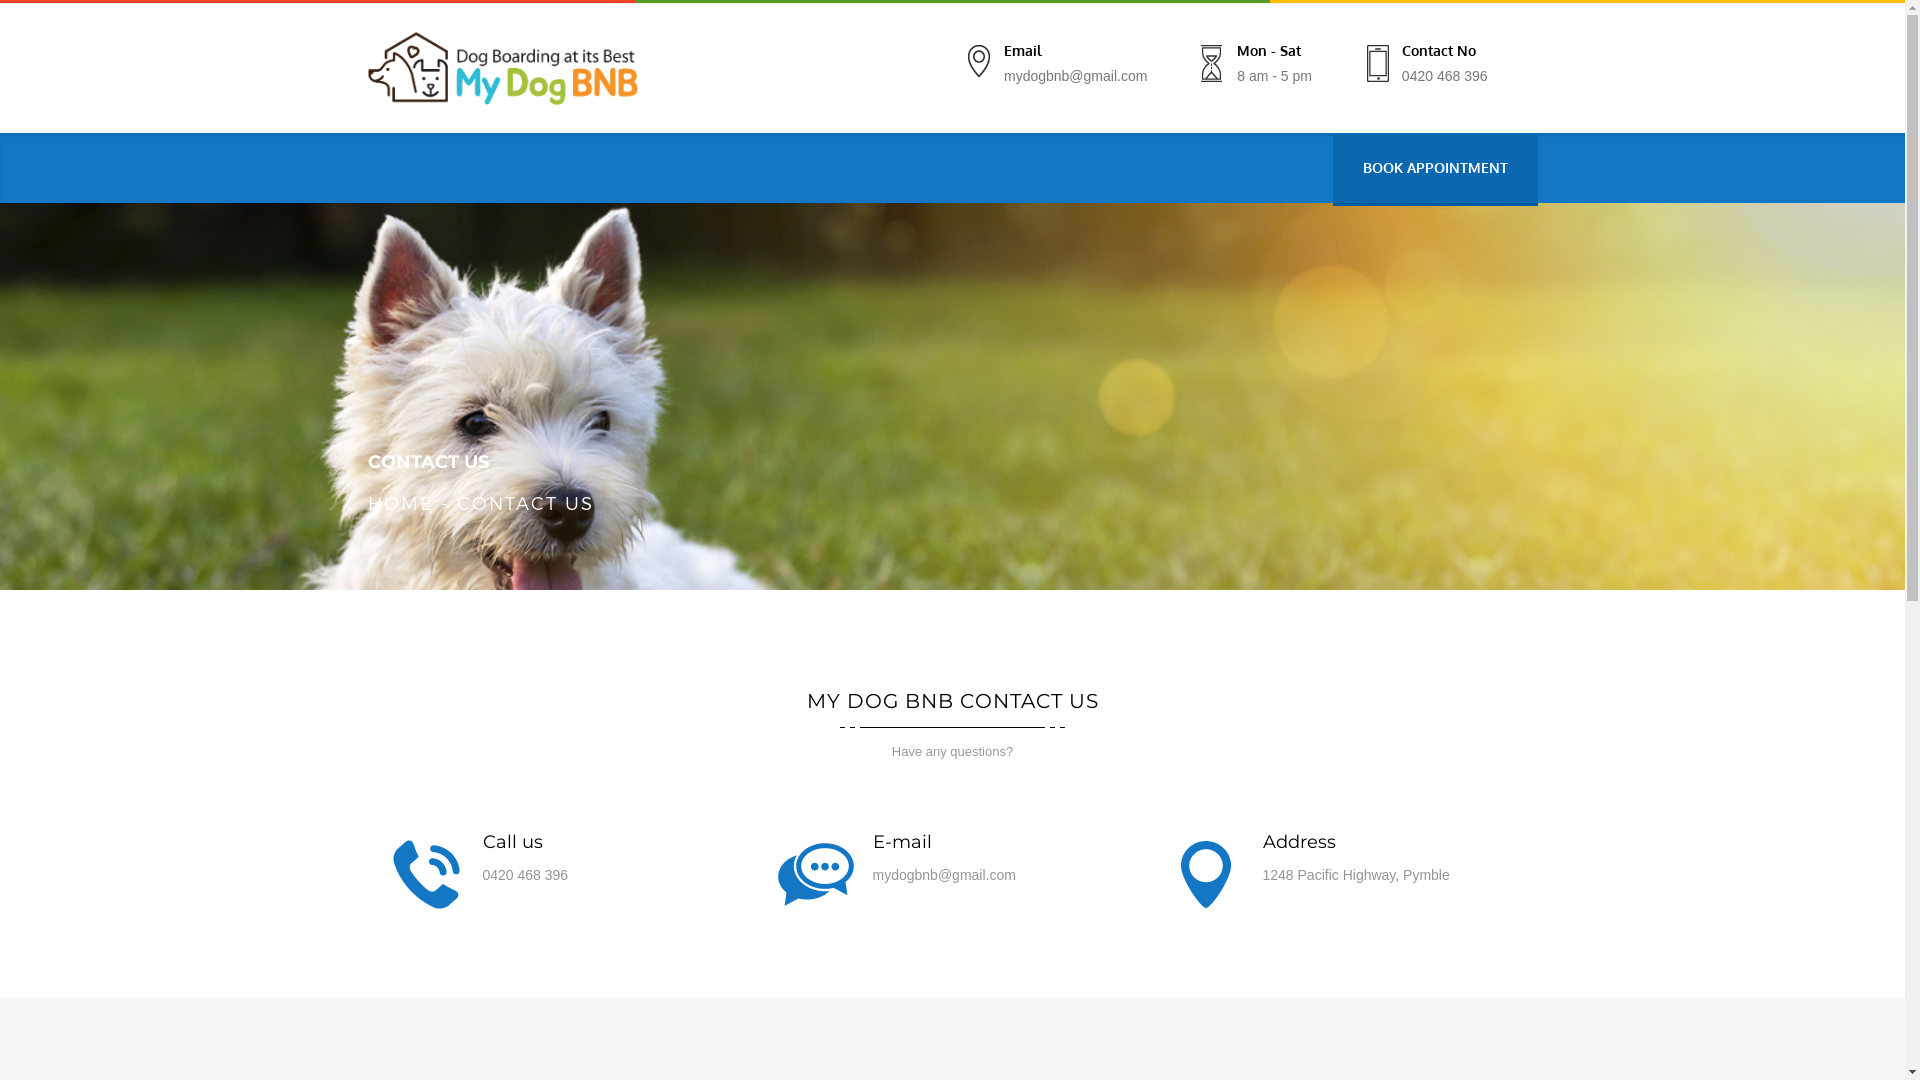 This screenshot has width=1920, height=1080. What do you see at coordinates (1433, 167) in the screenshot?
I see `'BOOK APPOINTMENT'` at bounding box center [1433, 167].